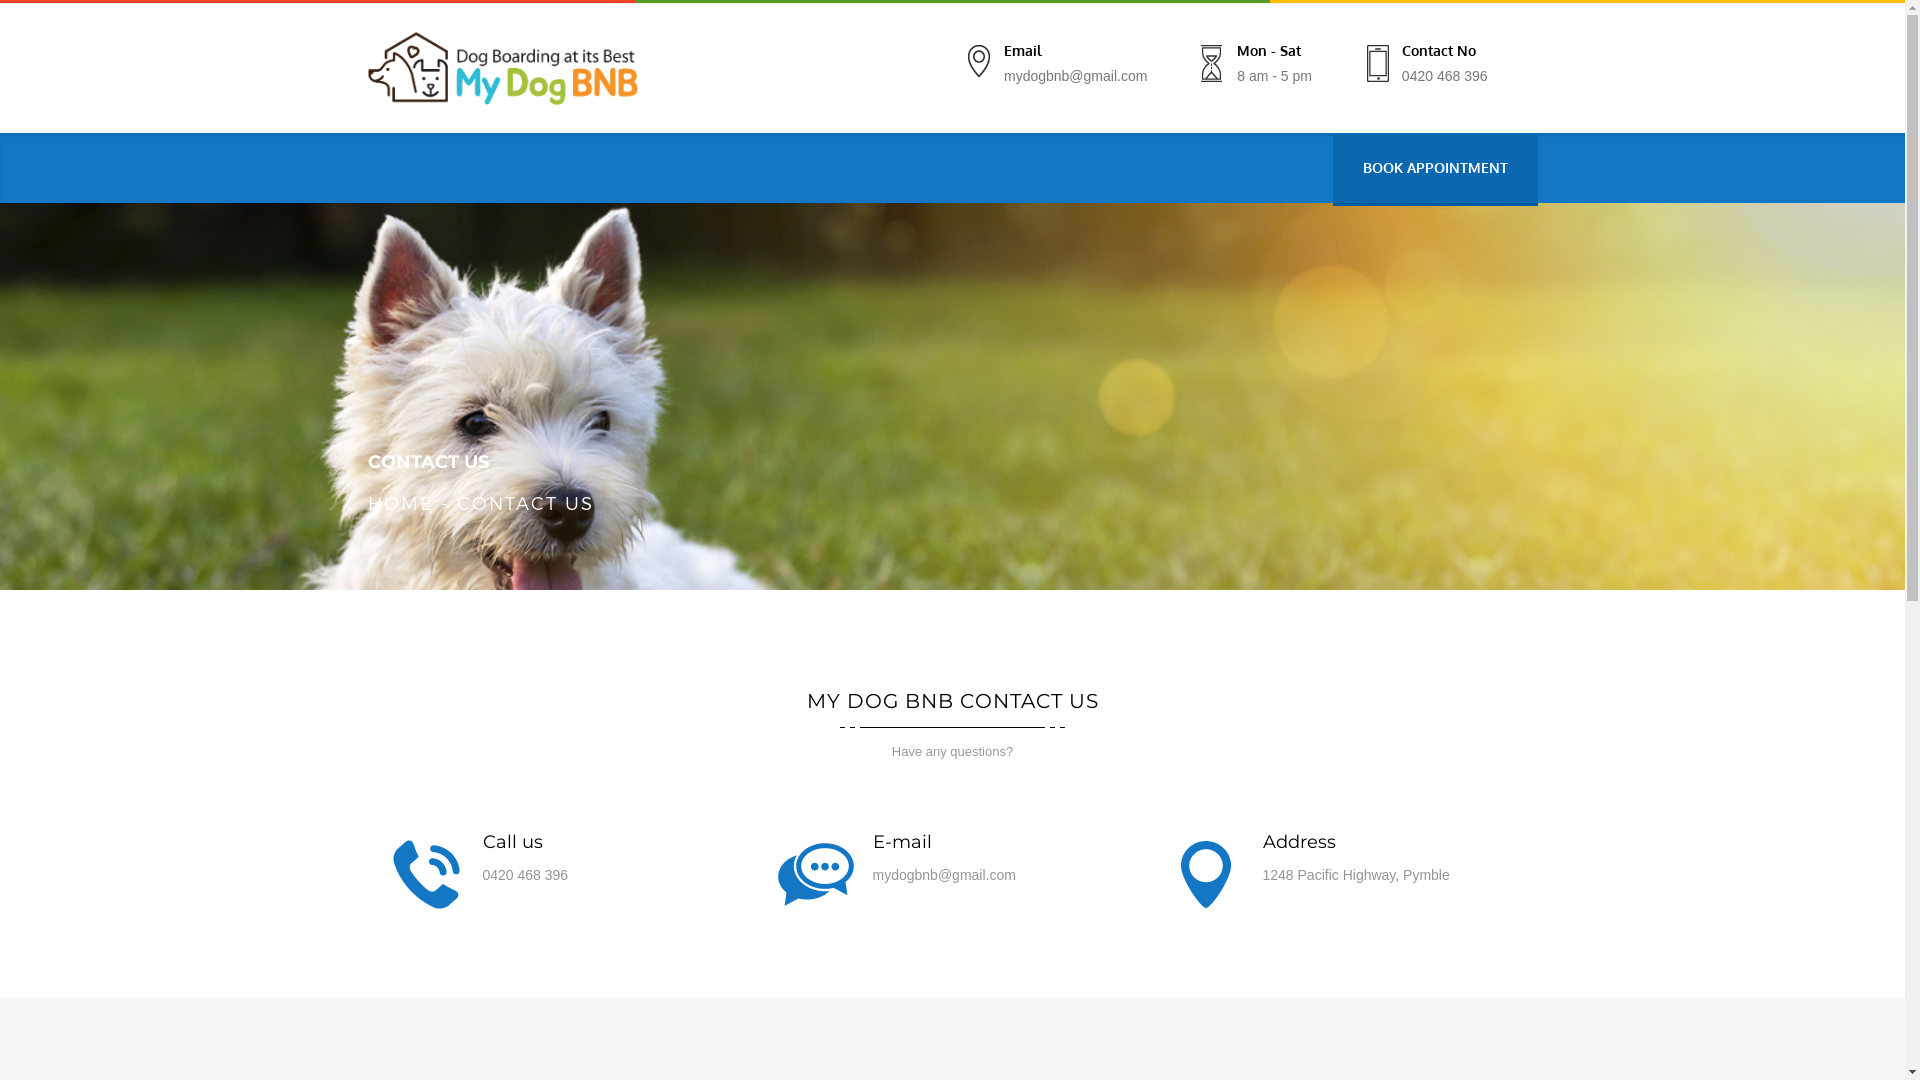 This screenshot has width=1920, height=1080. What do you see at coordinates (1433, 167) in the screenshot?
I see `'BOOK APPOINTMENT'` at bounding box center [1433, 167].